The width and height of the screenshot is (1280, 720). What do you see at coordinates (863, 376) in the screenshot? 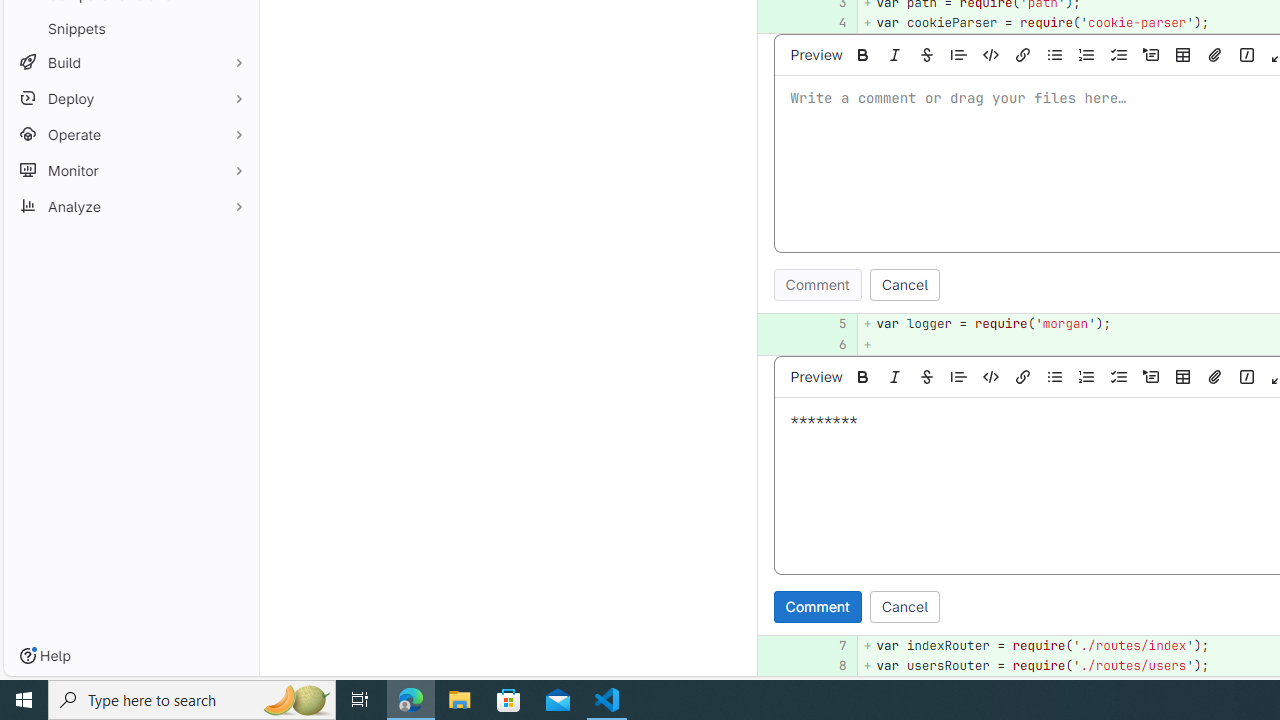
I see `'Add bold text (Ctrl+B)'` at bounding box center [863, 376].